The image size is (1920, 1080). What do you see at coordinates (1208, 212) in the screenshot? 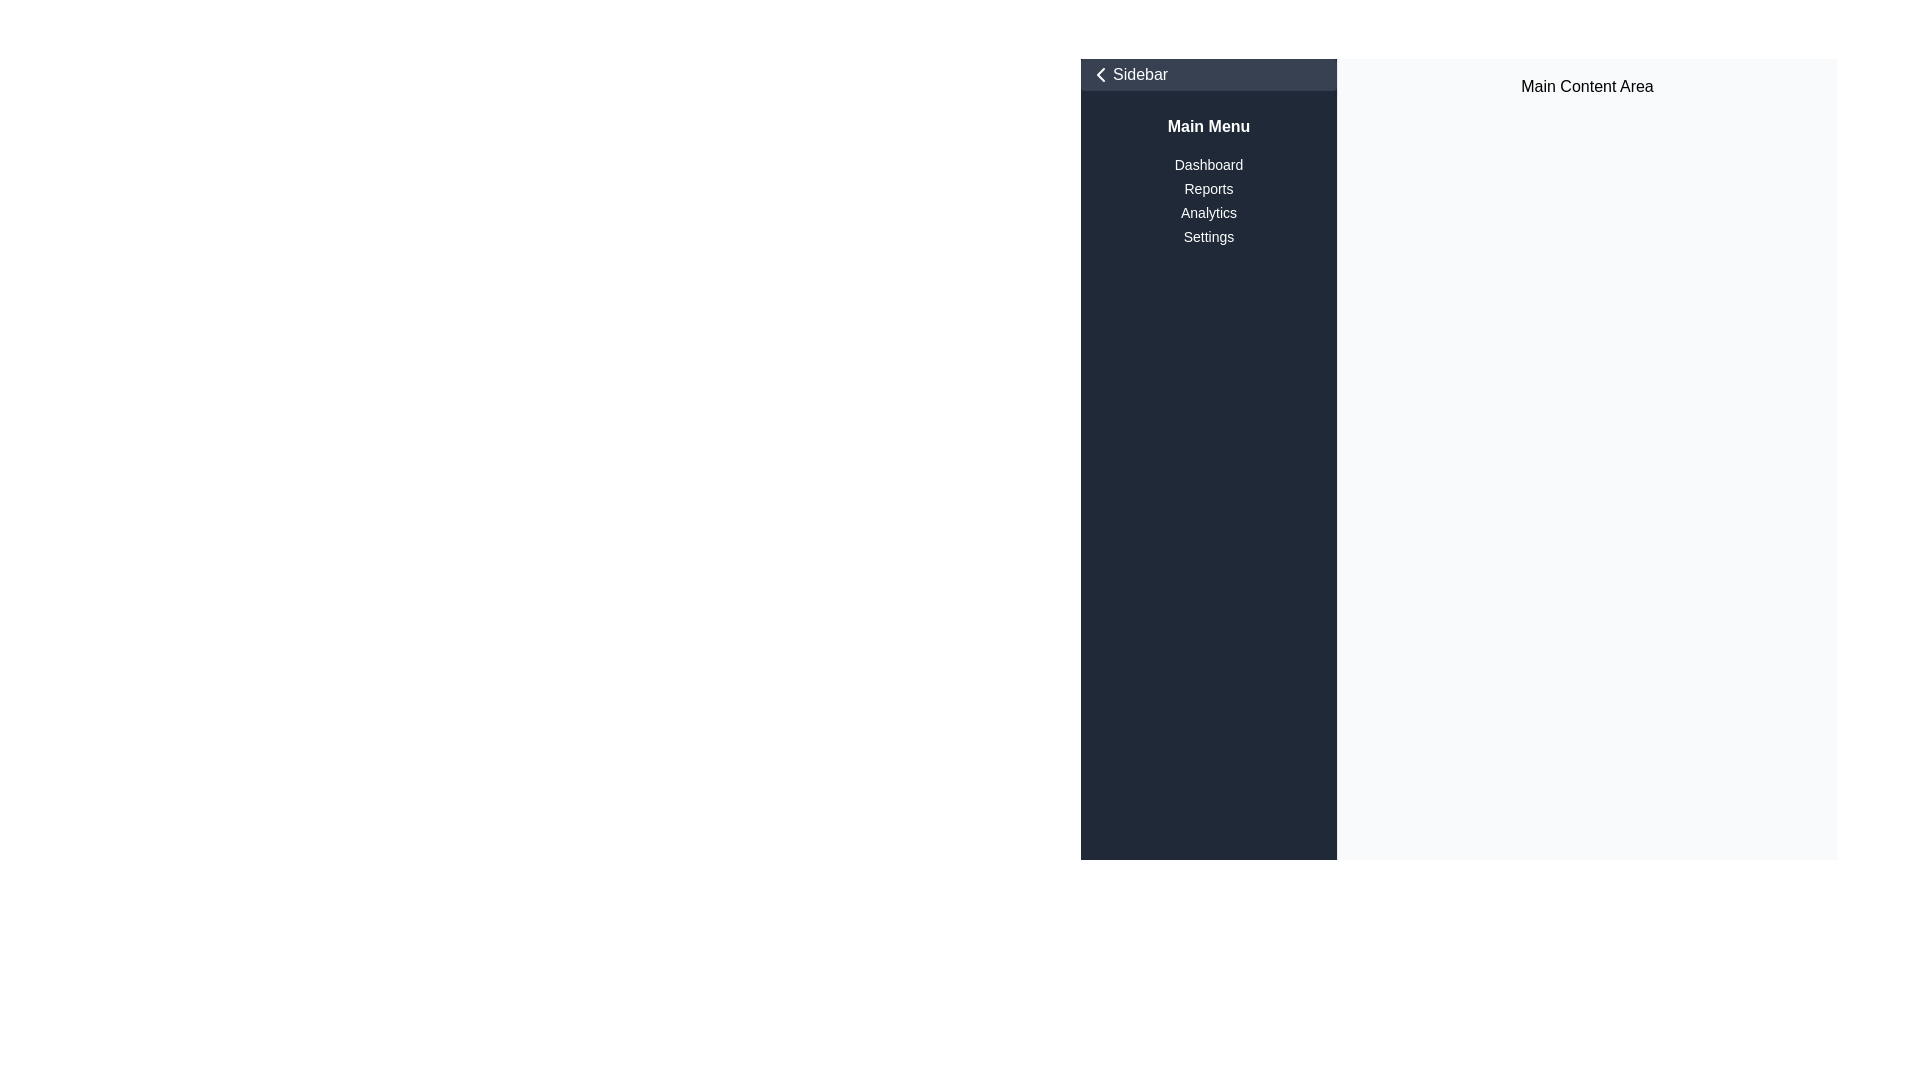
I see `the 'Analytics' text label in the sidebar menu` at bounding box center [1208, 212].